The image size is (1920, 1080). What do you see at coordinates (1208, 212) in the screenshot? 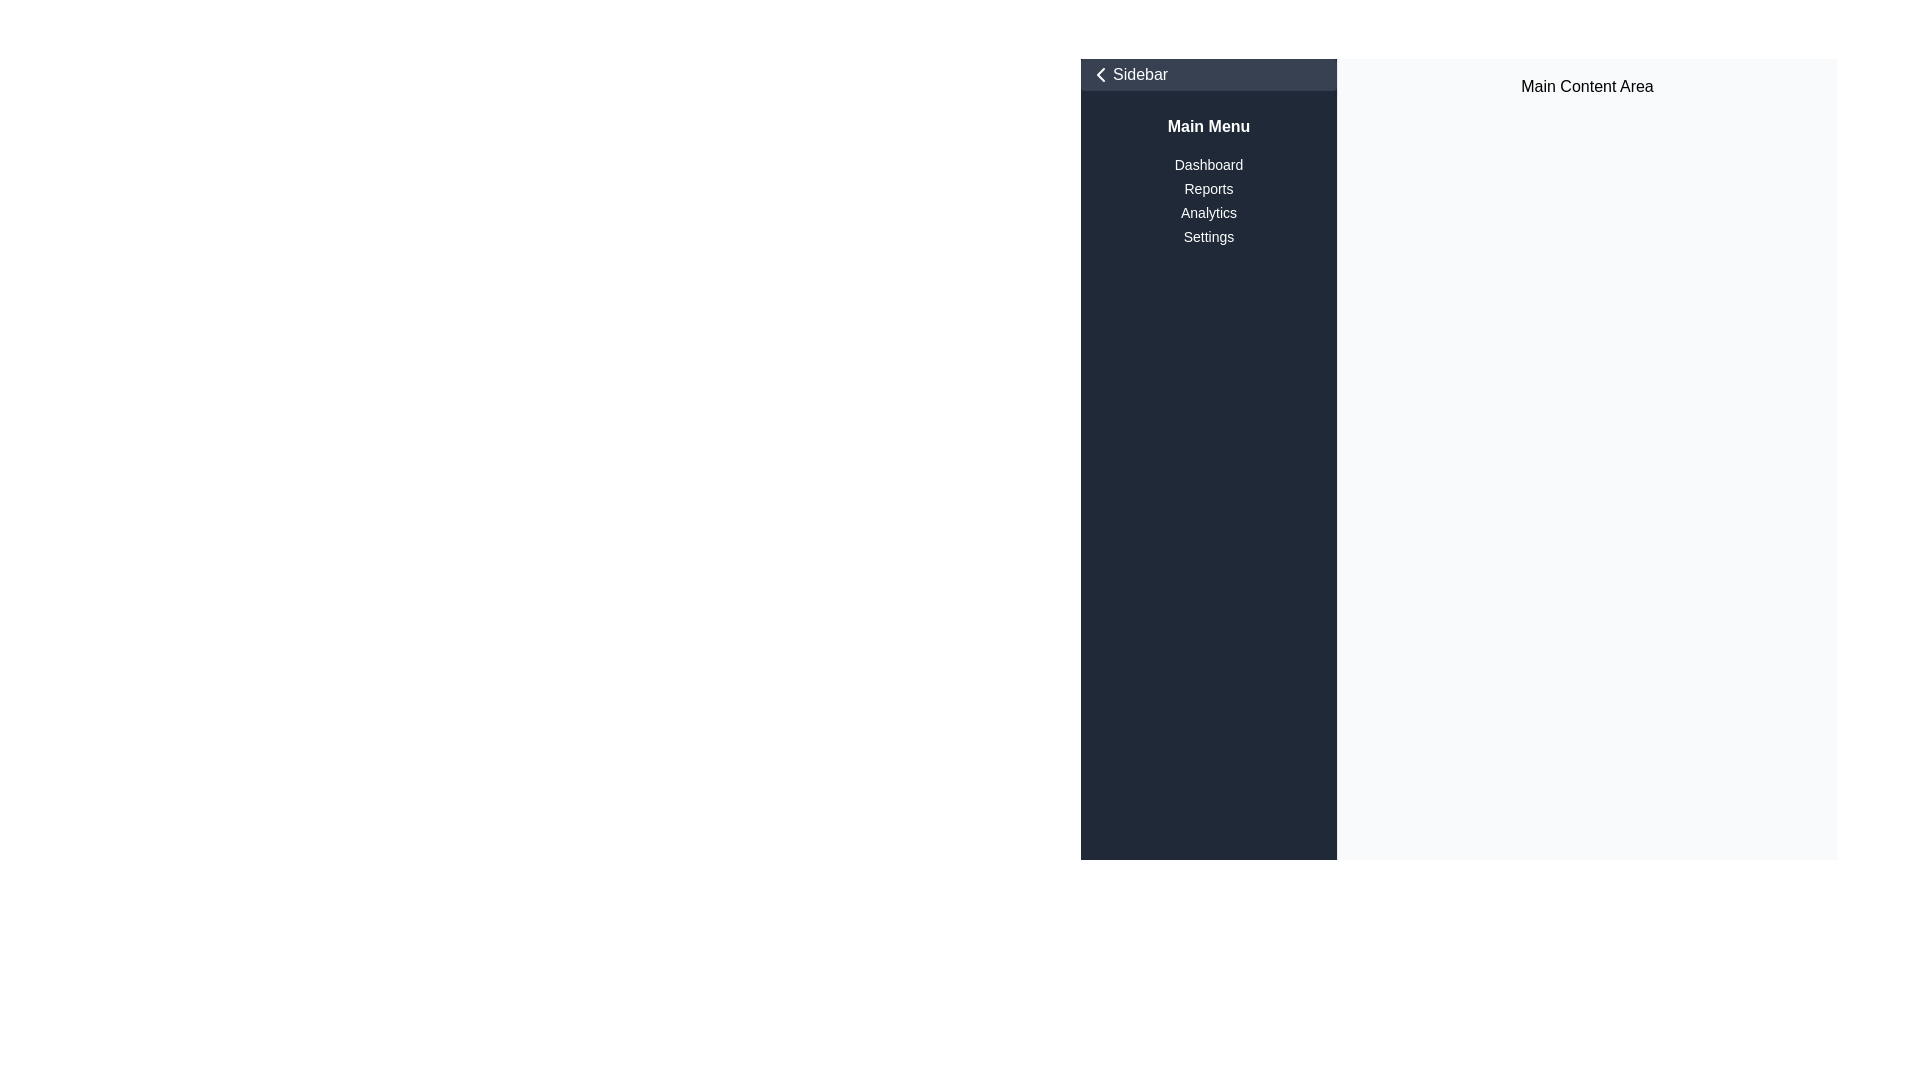
I see `the 'Analytics' text label in the sidebar menu` at bounding box center [1208, 212].